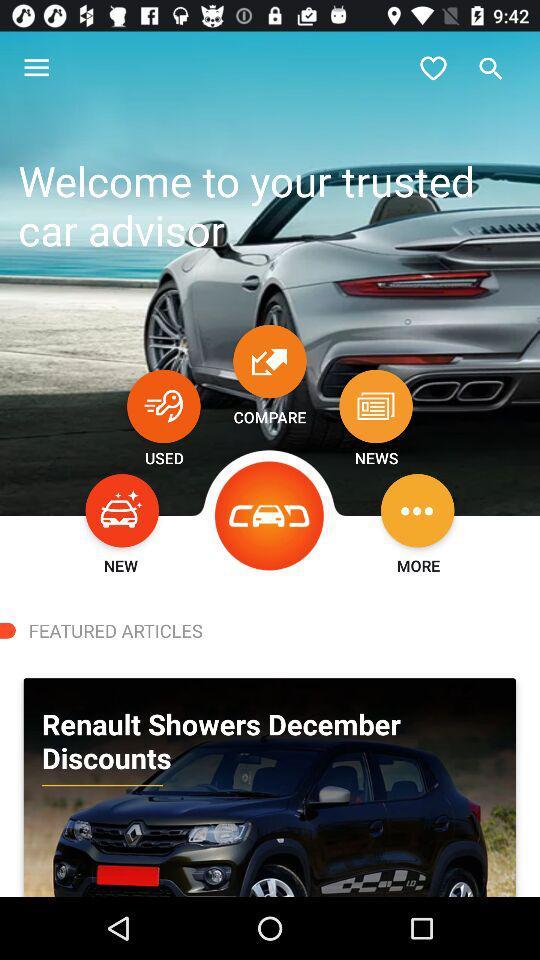  I want to click on search item, so click(490, 68).